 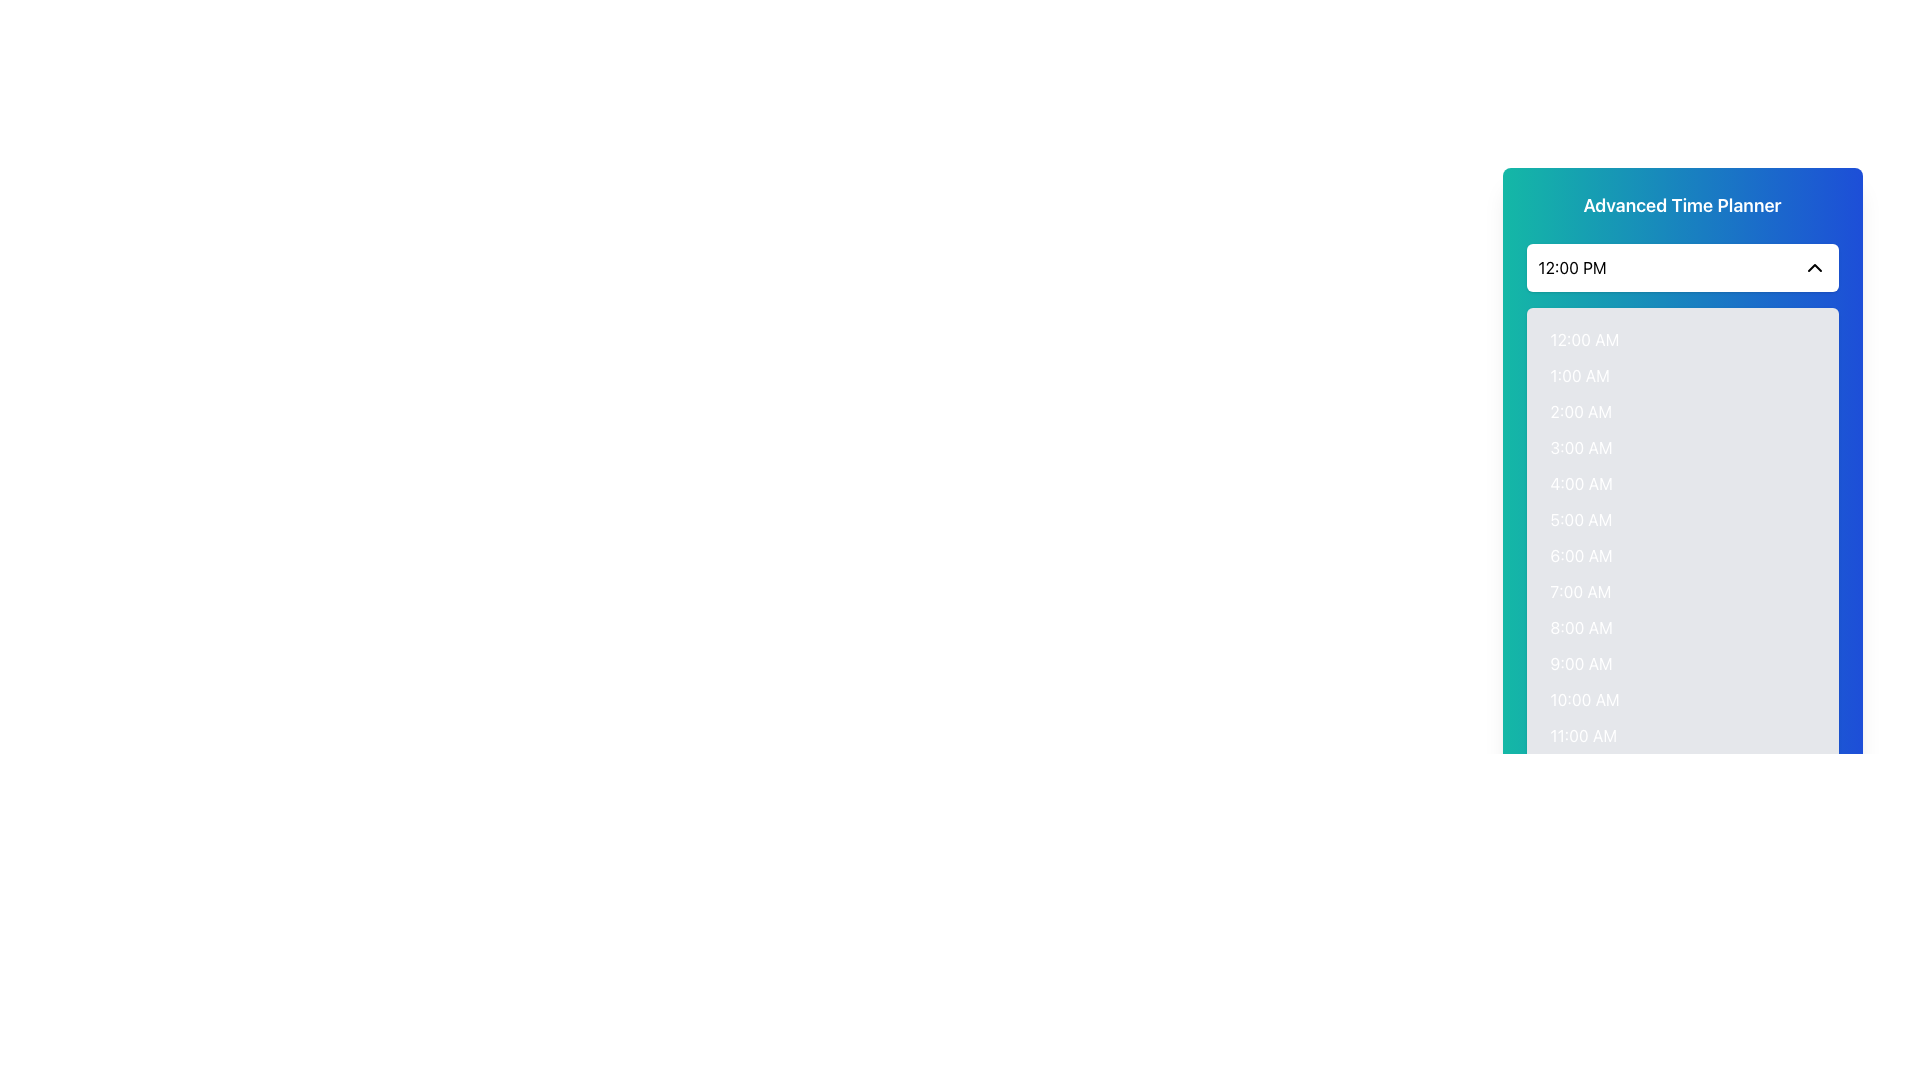 What do you see at coordinates (1681, 698) in the screenshot?
I see `the selectable list item for '10:00 AM' in the dropdown menu` at bounding box center [1681, 698].